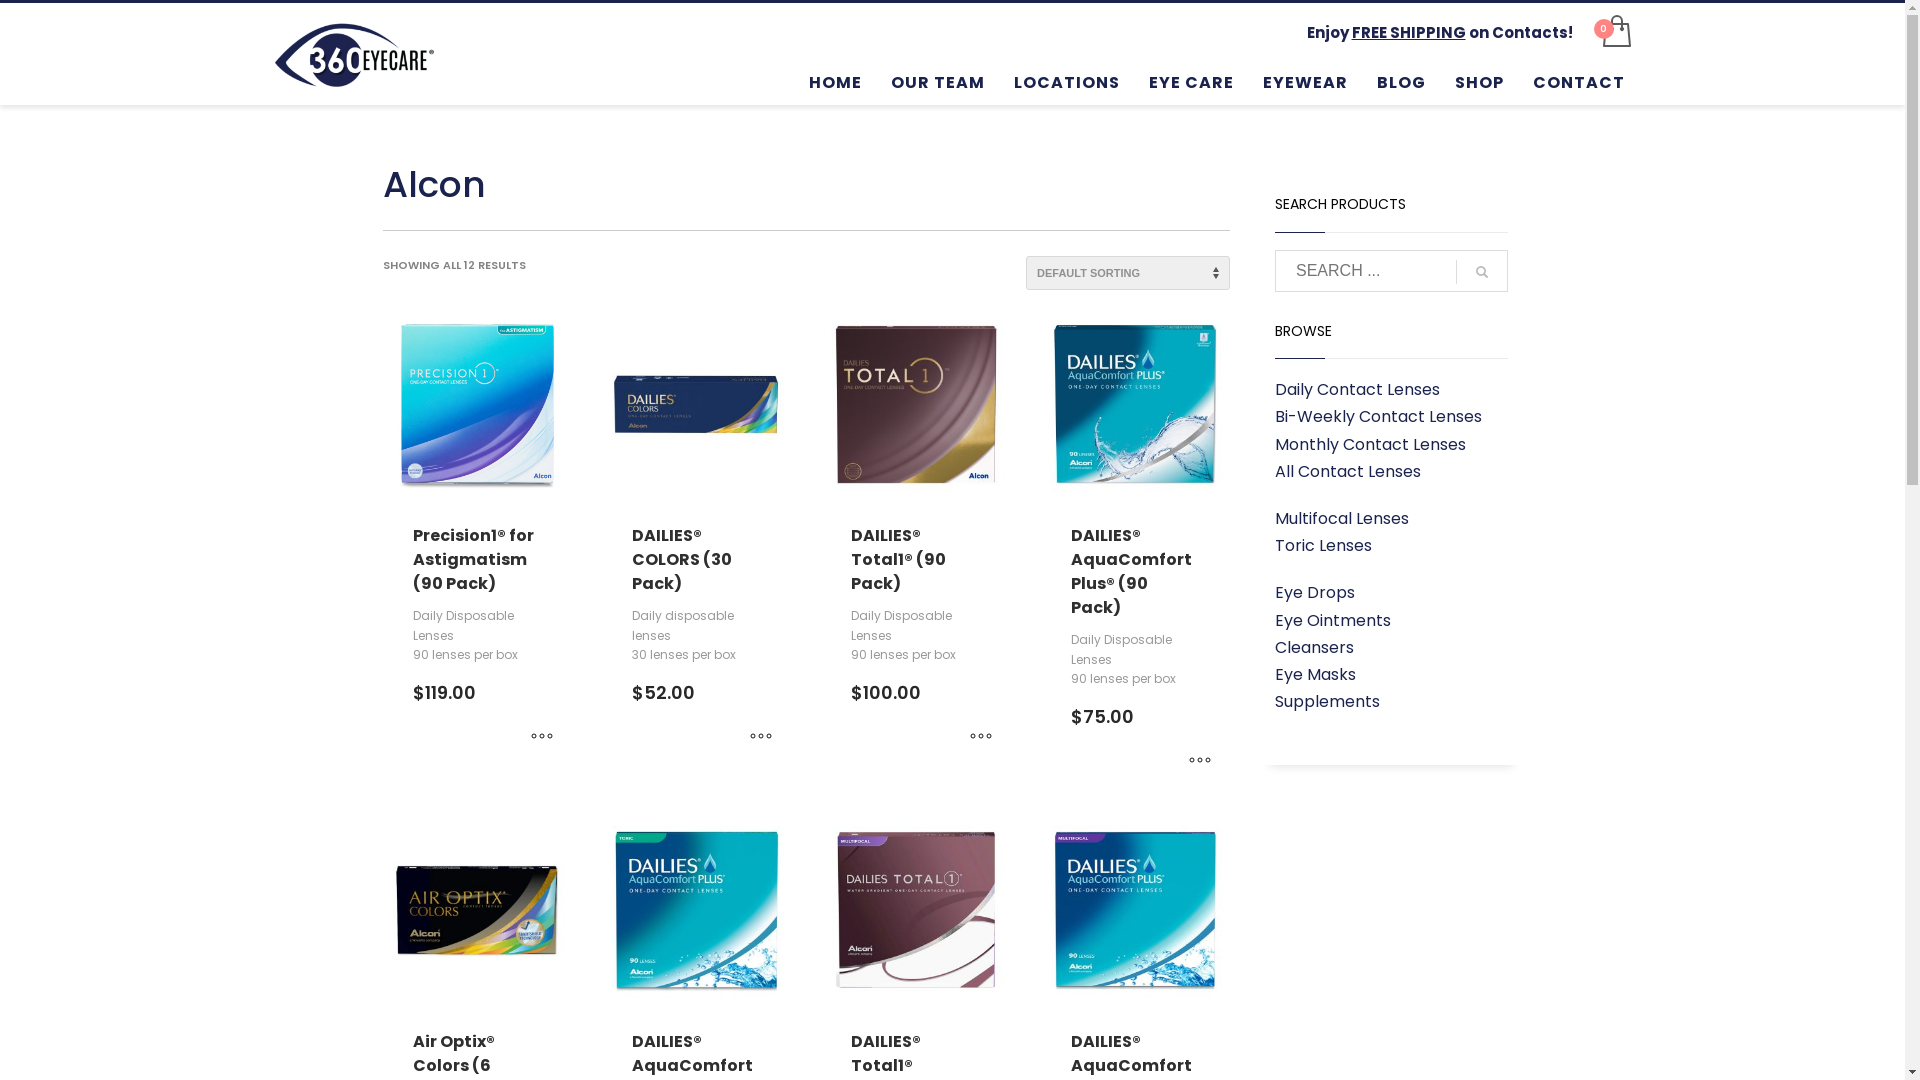 The image size is (1920, 1080). I want to click on 'Supplements', so click(1274, 700).